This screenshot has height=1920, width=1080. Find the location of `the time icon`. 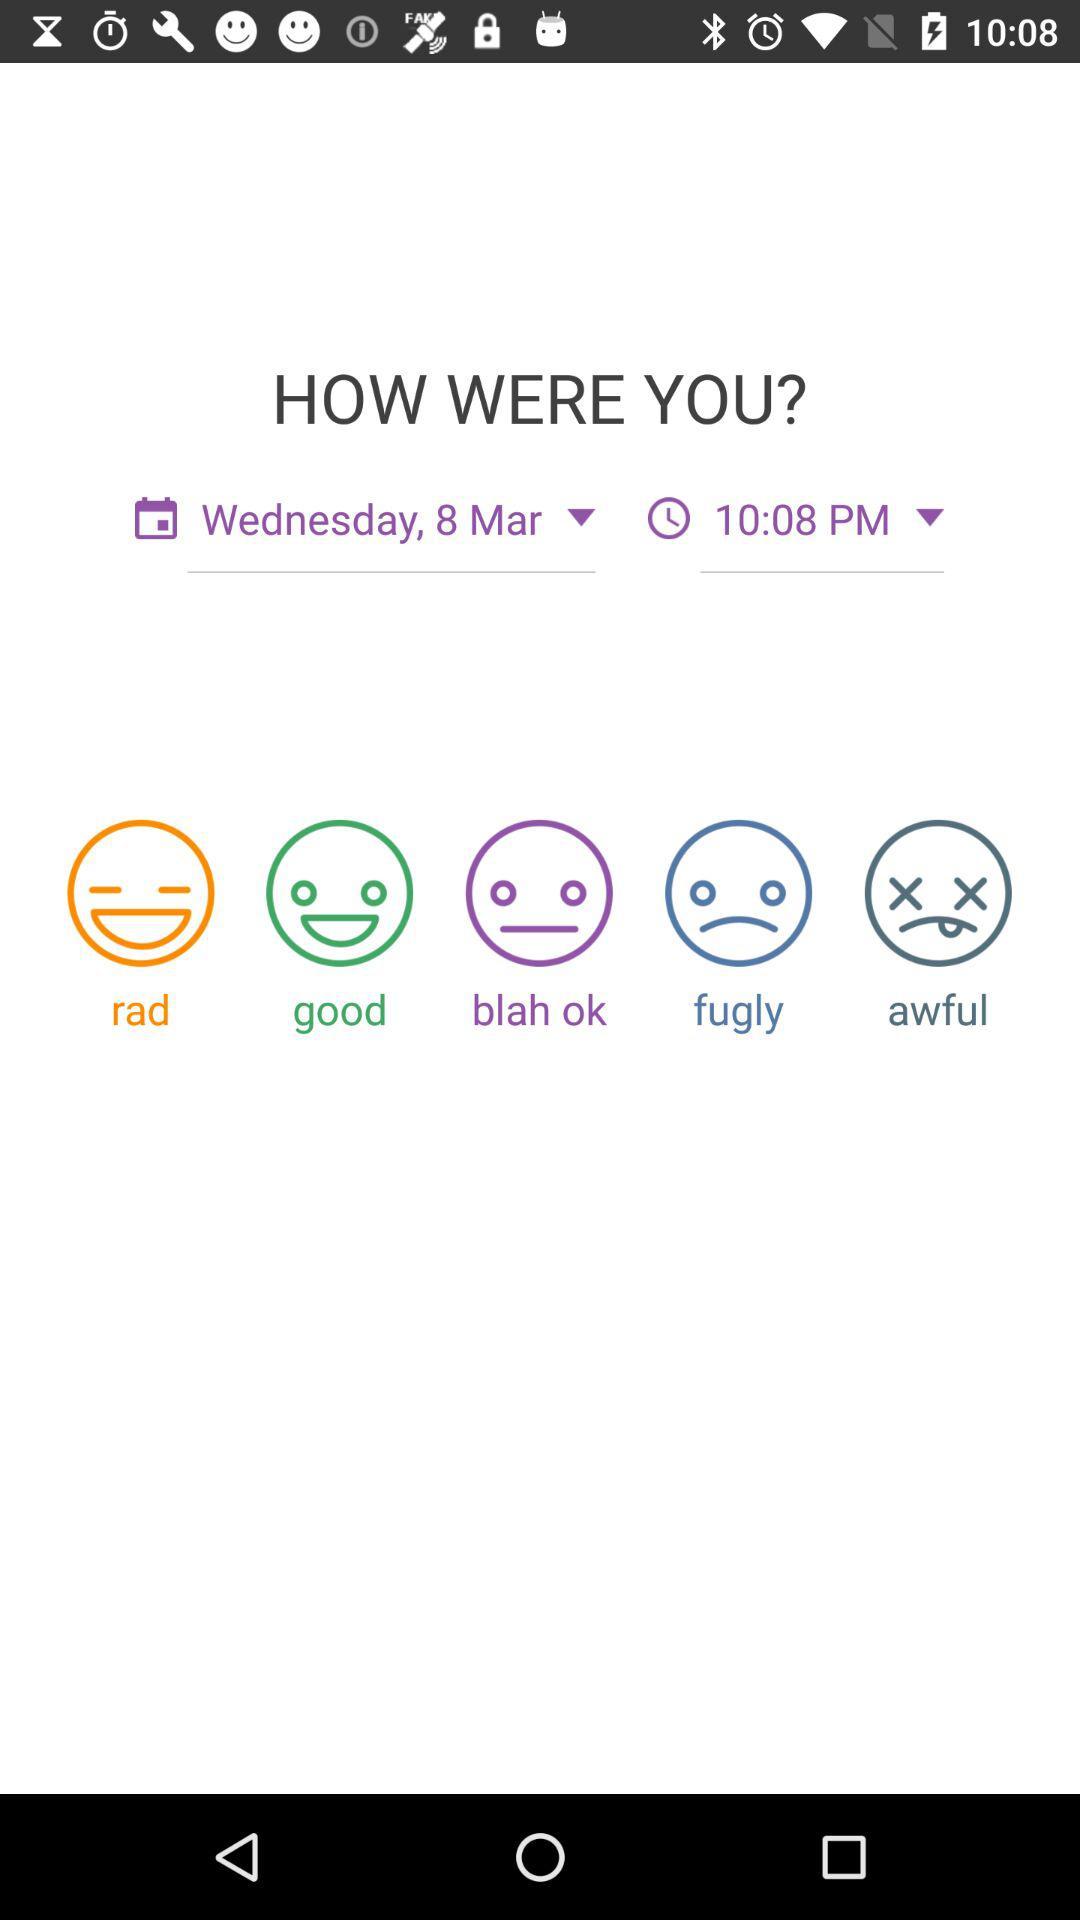

the time icon is located at coordinates (668, 518).